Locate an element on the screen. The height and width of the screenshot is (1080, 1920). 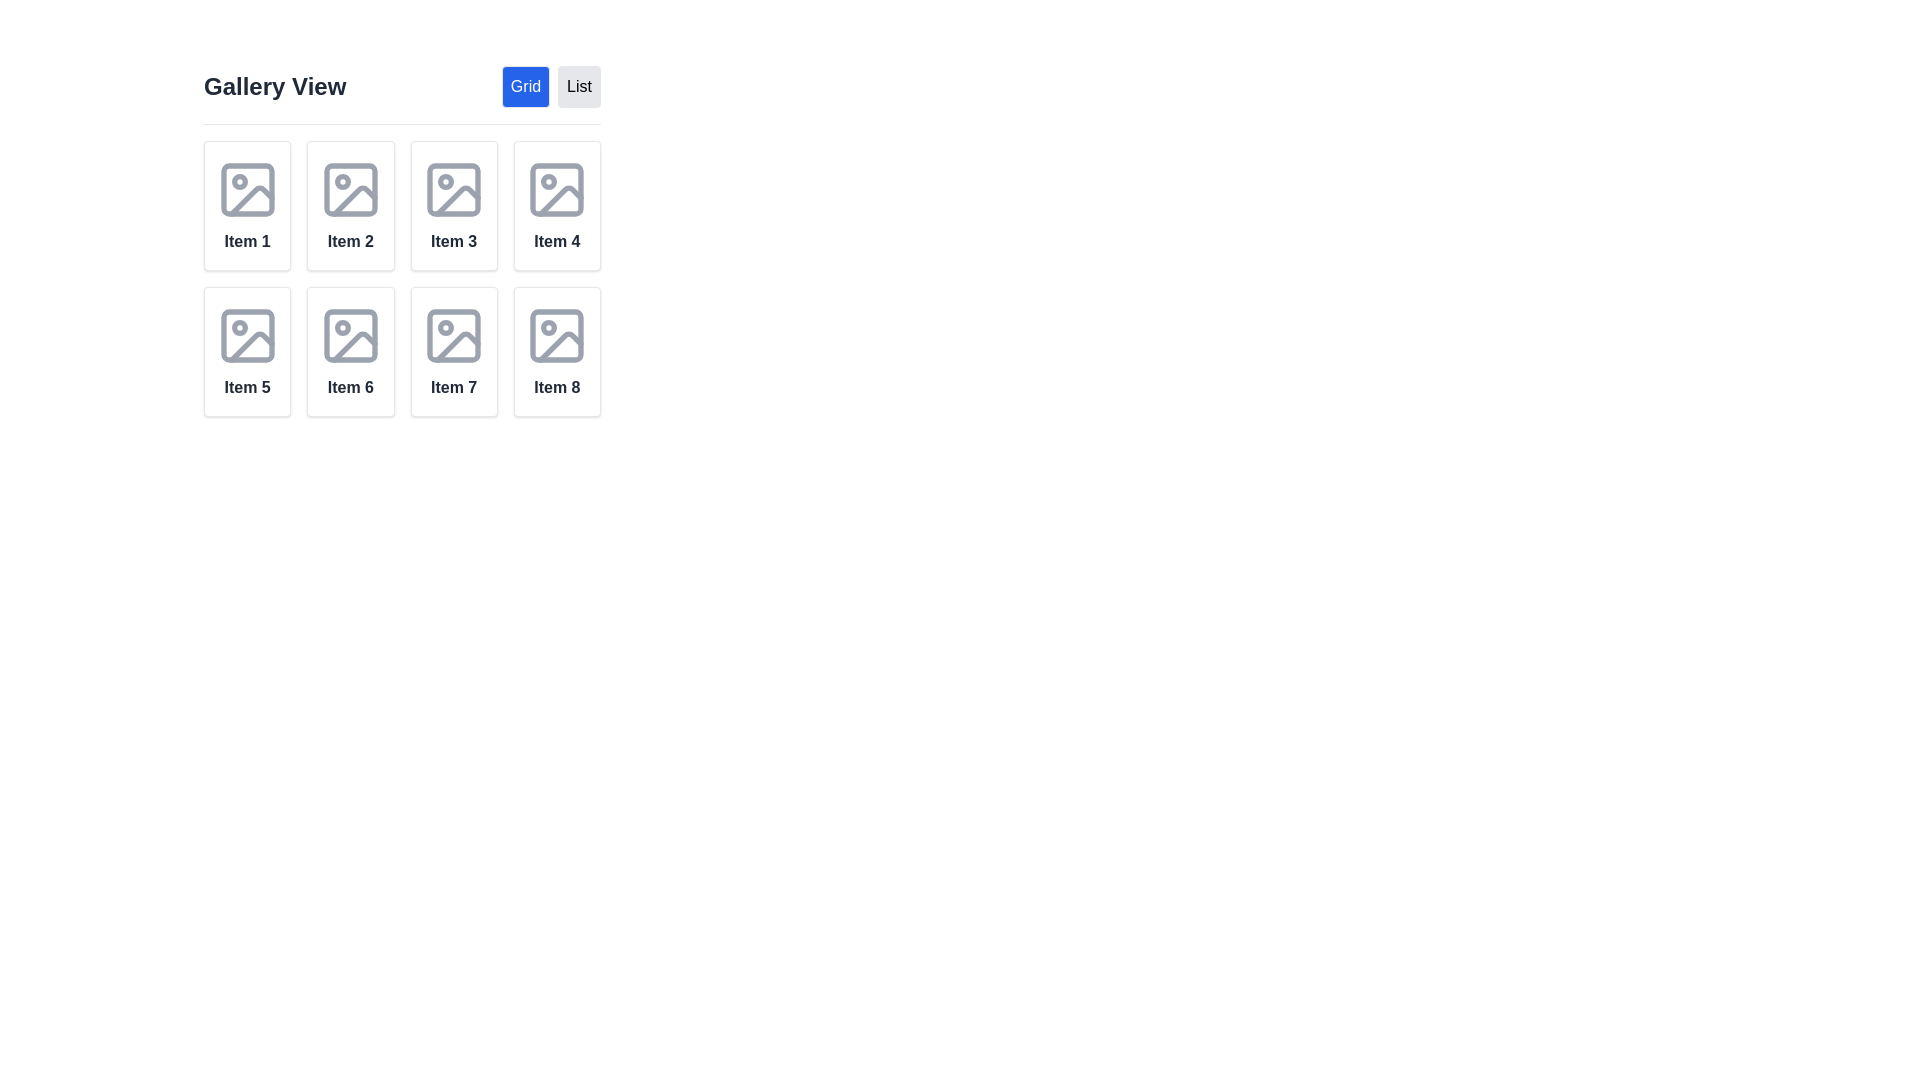
descriptive label of the second item card in the grid layout, which contains an icon and text is located at coordinates (350, 205).